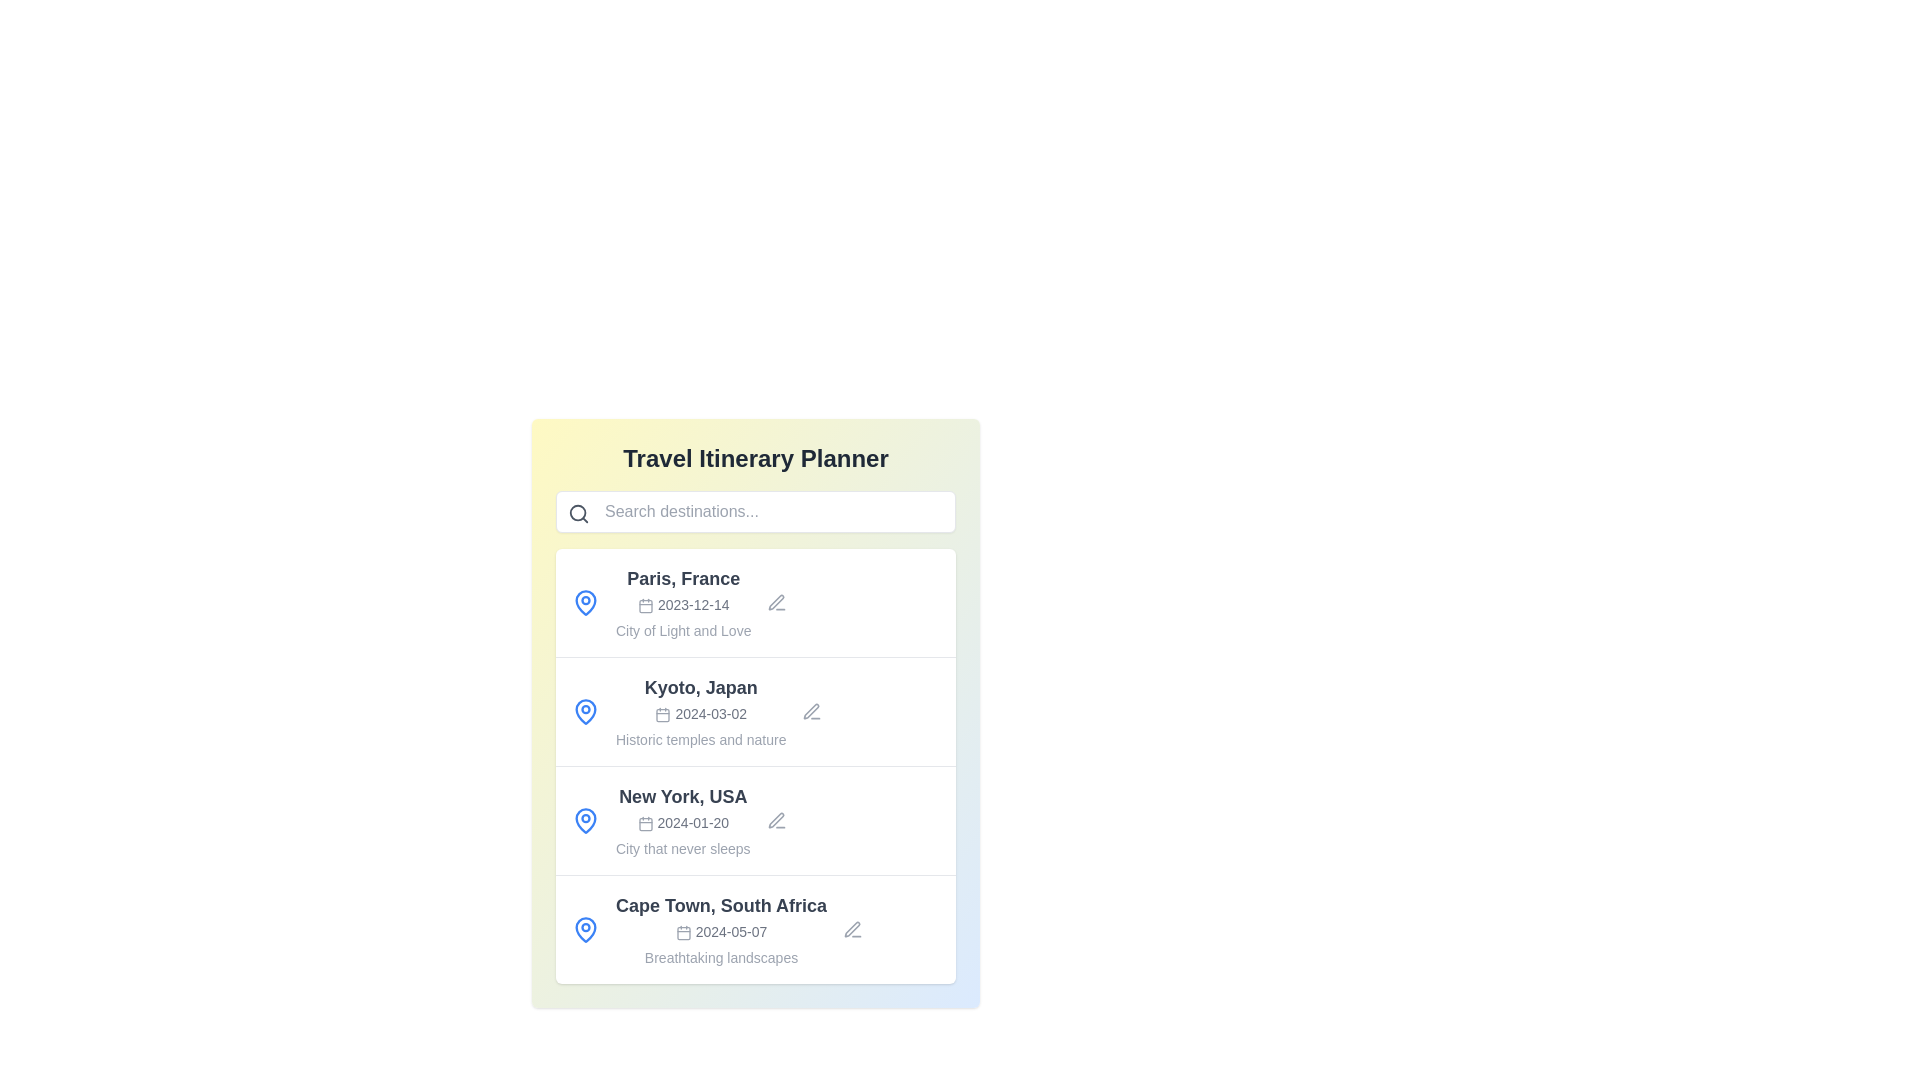 Image resolution: width=1920 pixels, height=1080 pixels. I want to click on the visual representation of the location pin icon, which is a blue outlined map marker placed to the left of the text 'New York, USA', so click(584, 821).